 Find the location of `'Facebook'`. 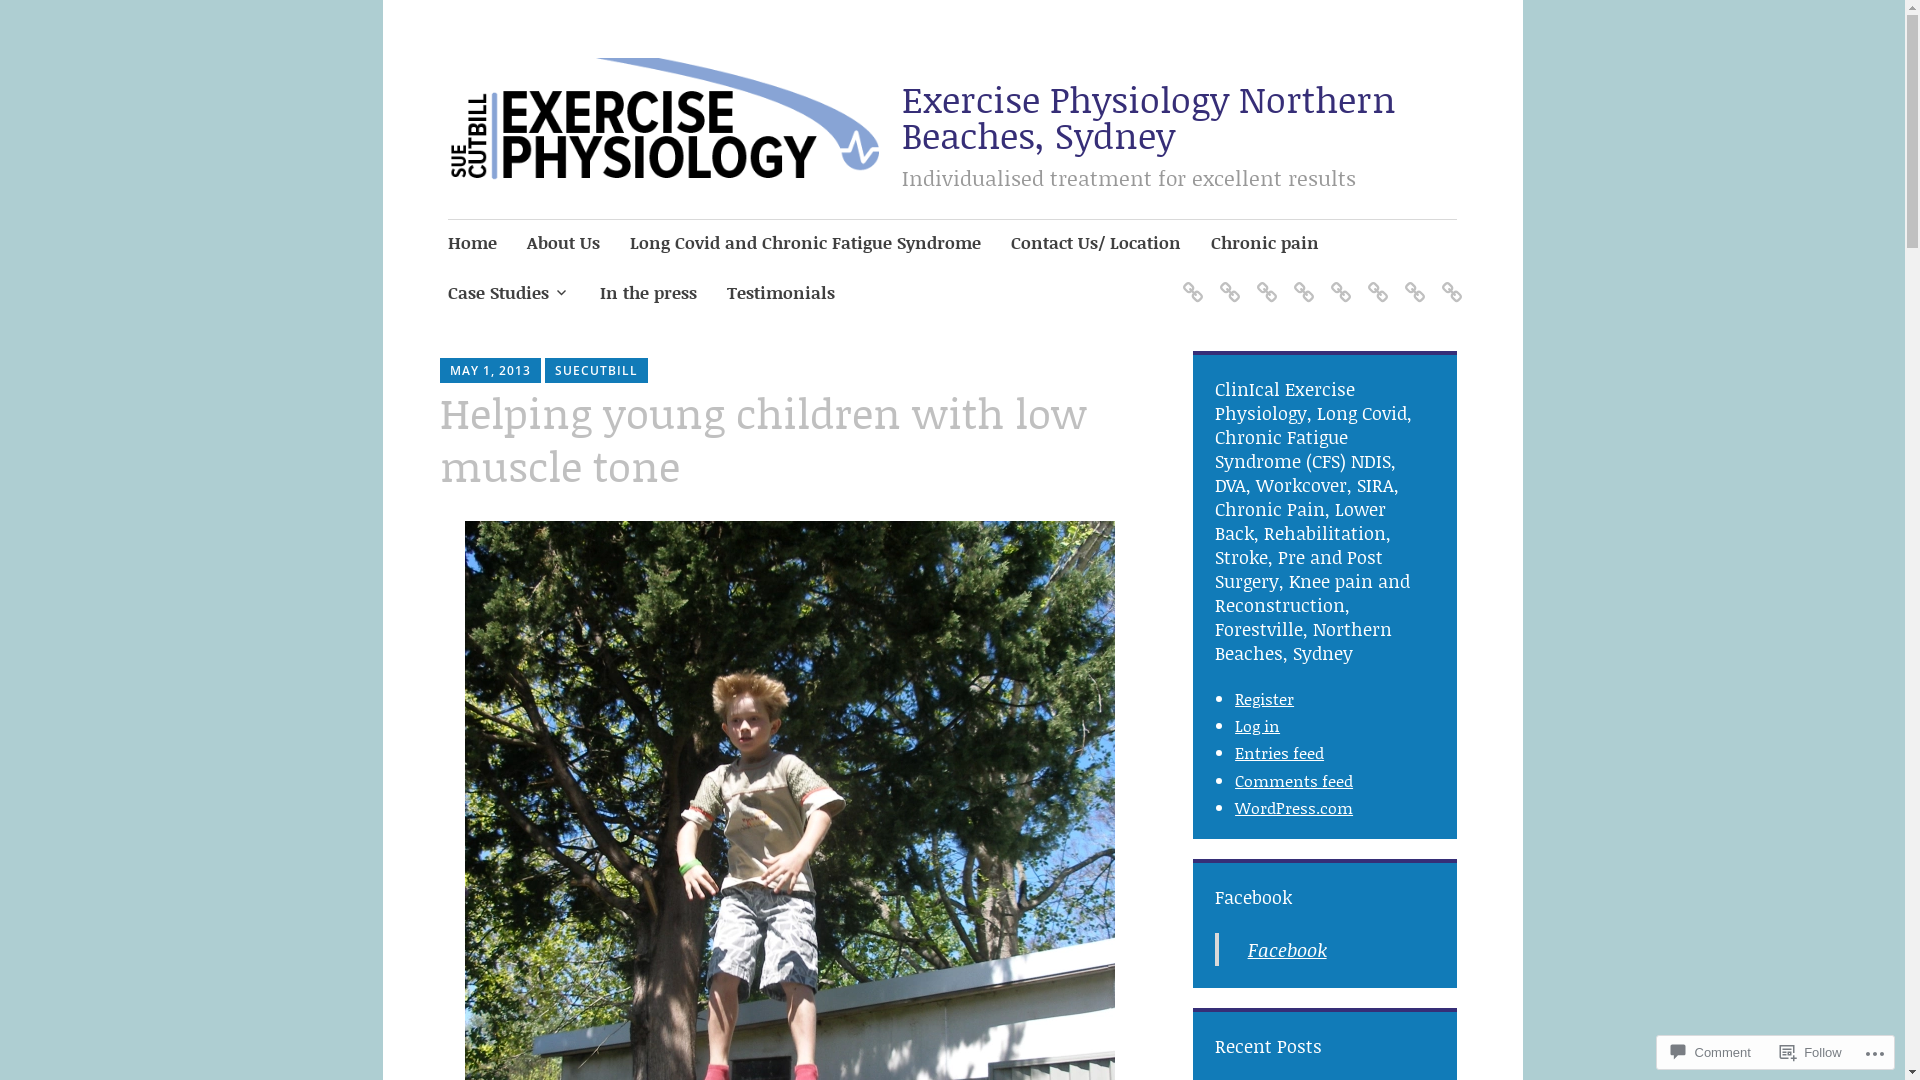

'Facebook' is located at coordinates (1287, 948).